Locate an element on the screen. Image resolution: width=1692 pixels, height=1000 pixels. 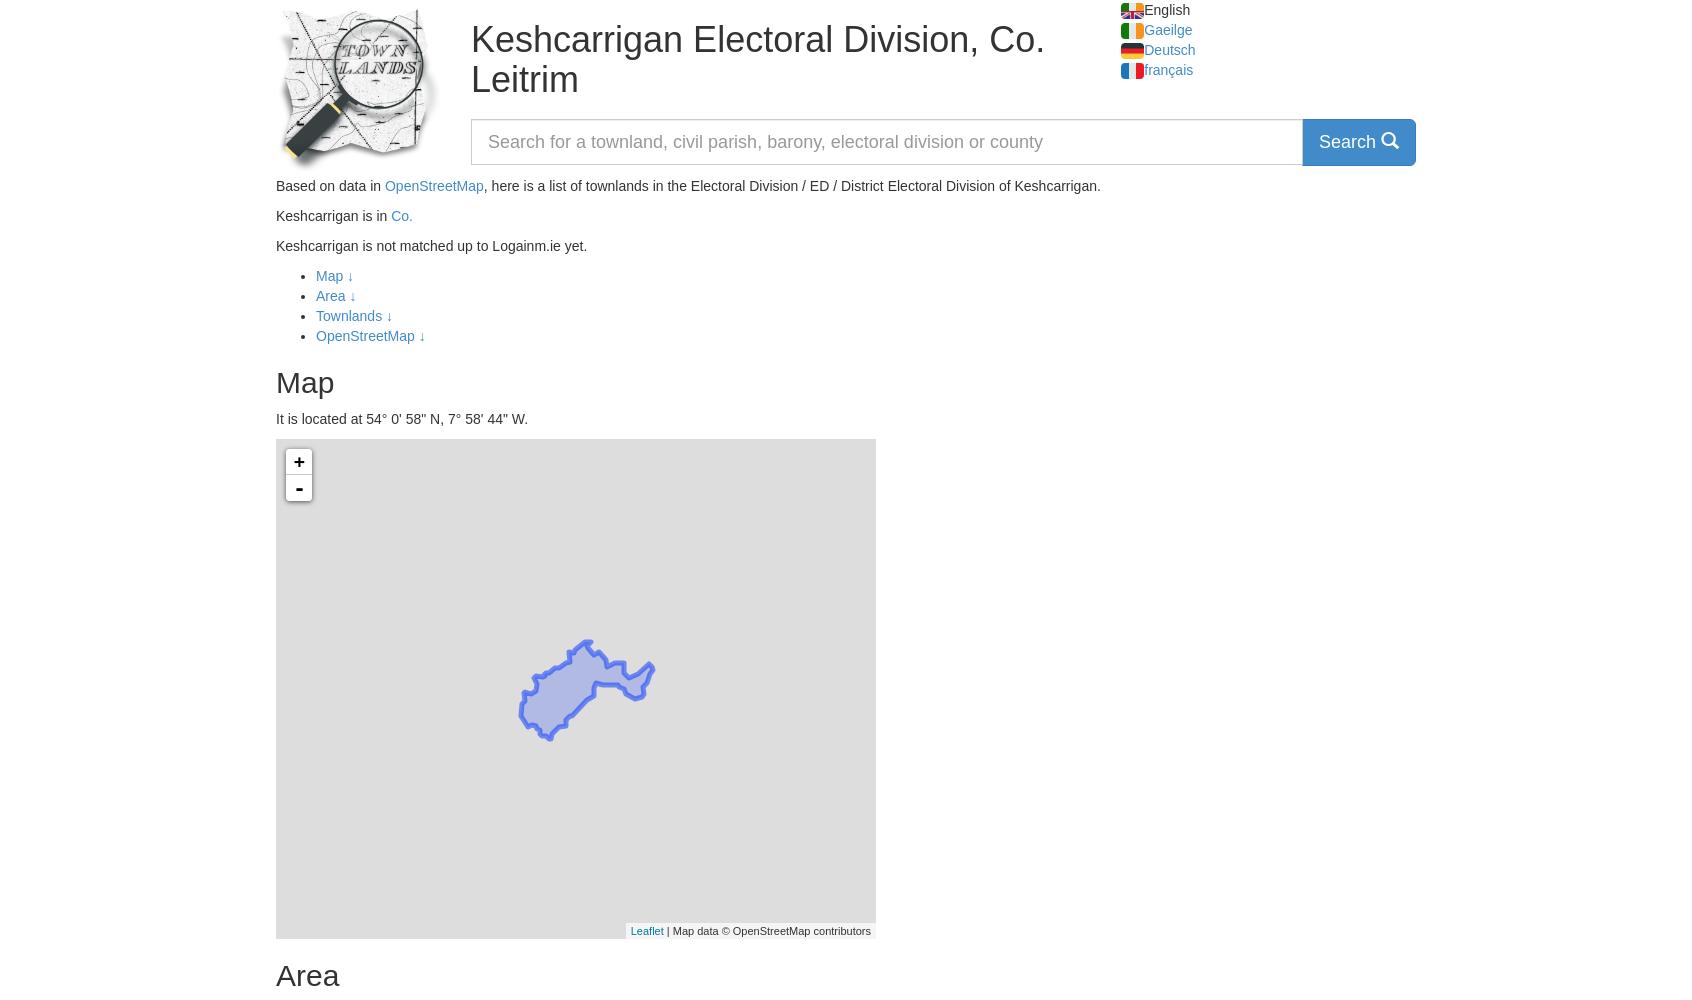
'Based on data in' is located at coordinates (328, 186).